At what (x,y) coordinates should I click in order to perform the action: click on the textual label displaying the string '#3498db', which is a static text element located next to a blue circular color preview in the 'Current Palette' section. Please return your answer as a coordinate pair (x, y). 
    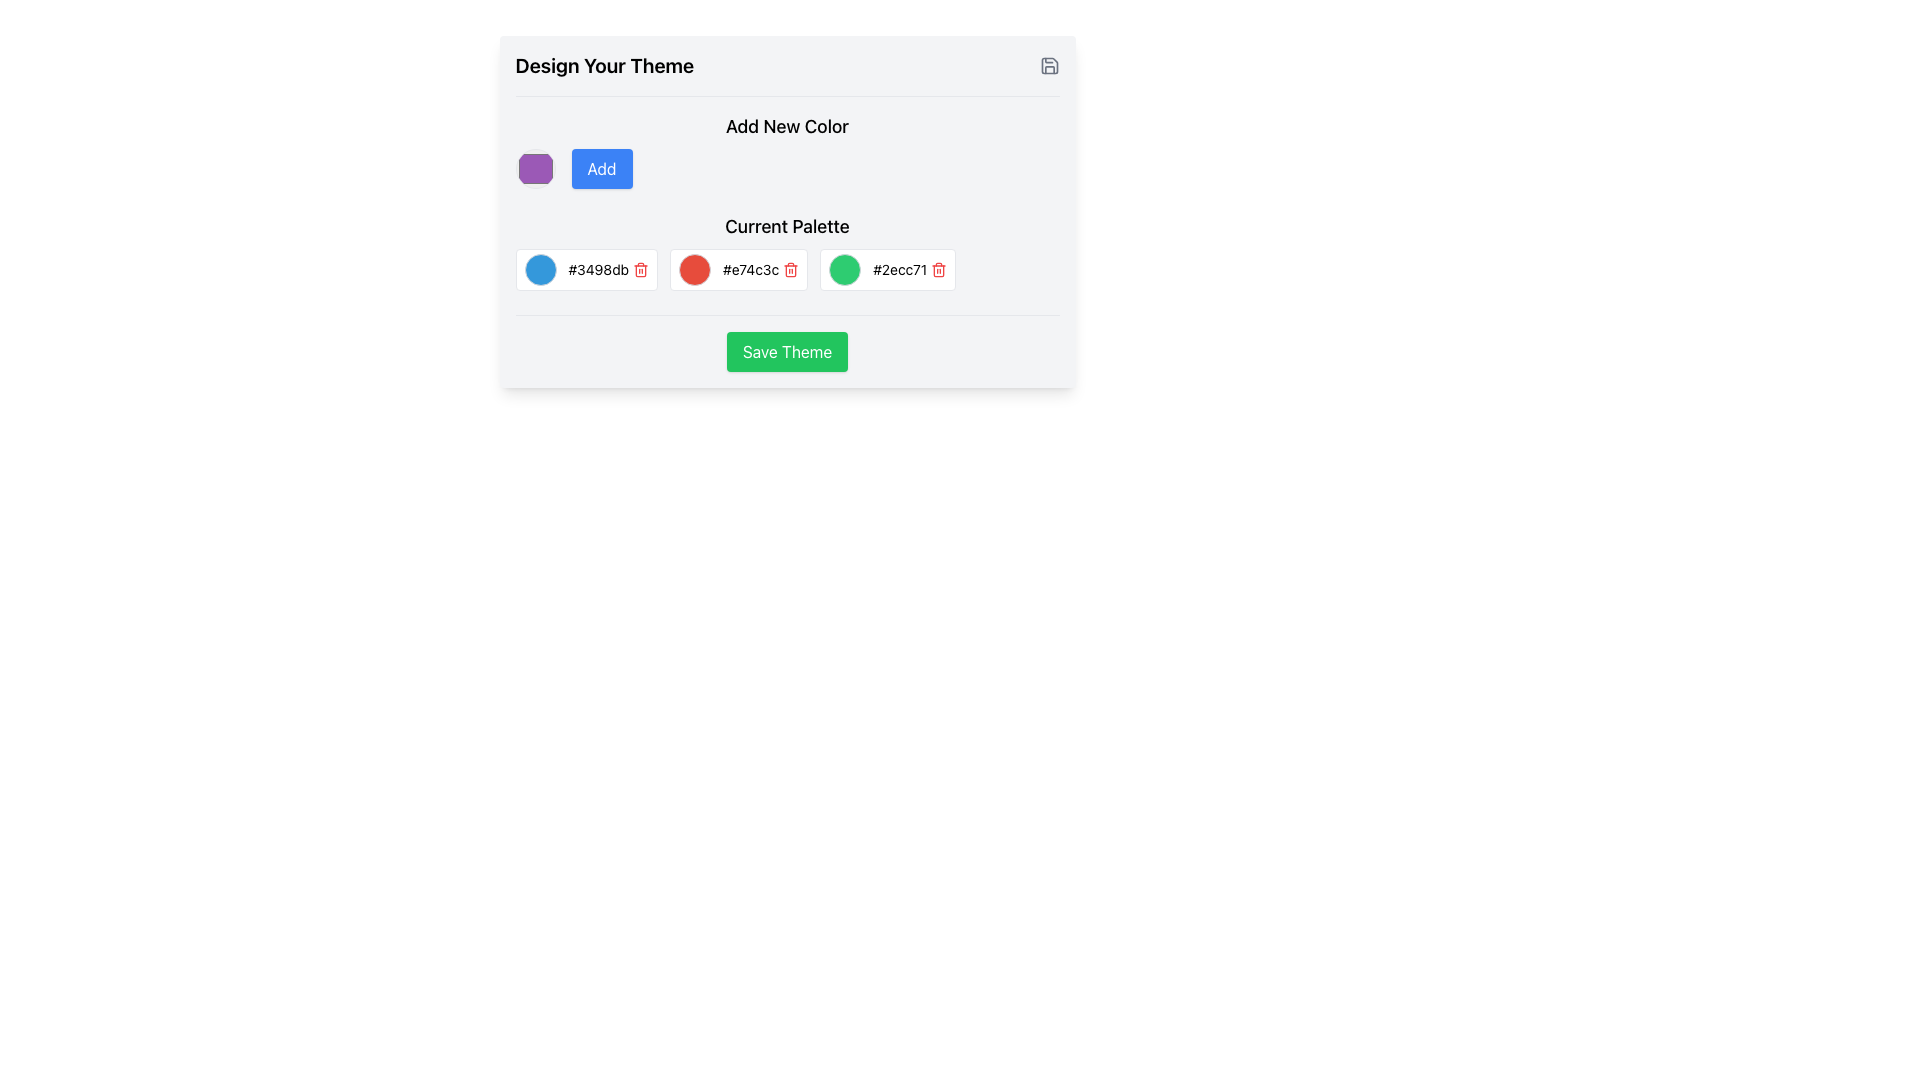
    Looking at the image, I should click on (597, 270).